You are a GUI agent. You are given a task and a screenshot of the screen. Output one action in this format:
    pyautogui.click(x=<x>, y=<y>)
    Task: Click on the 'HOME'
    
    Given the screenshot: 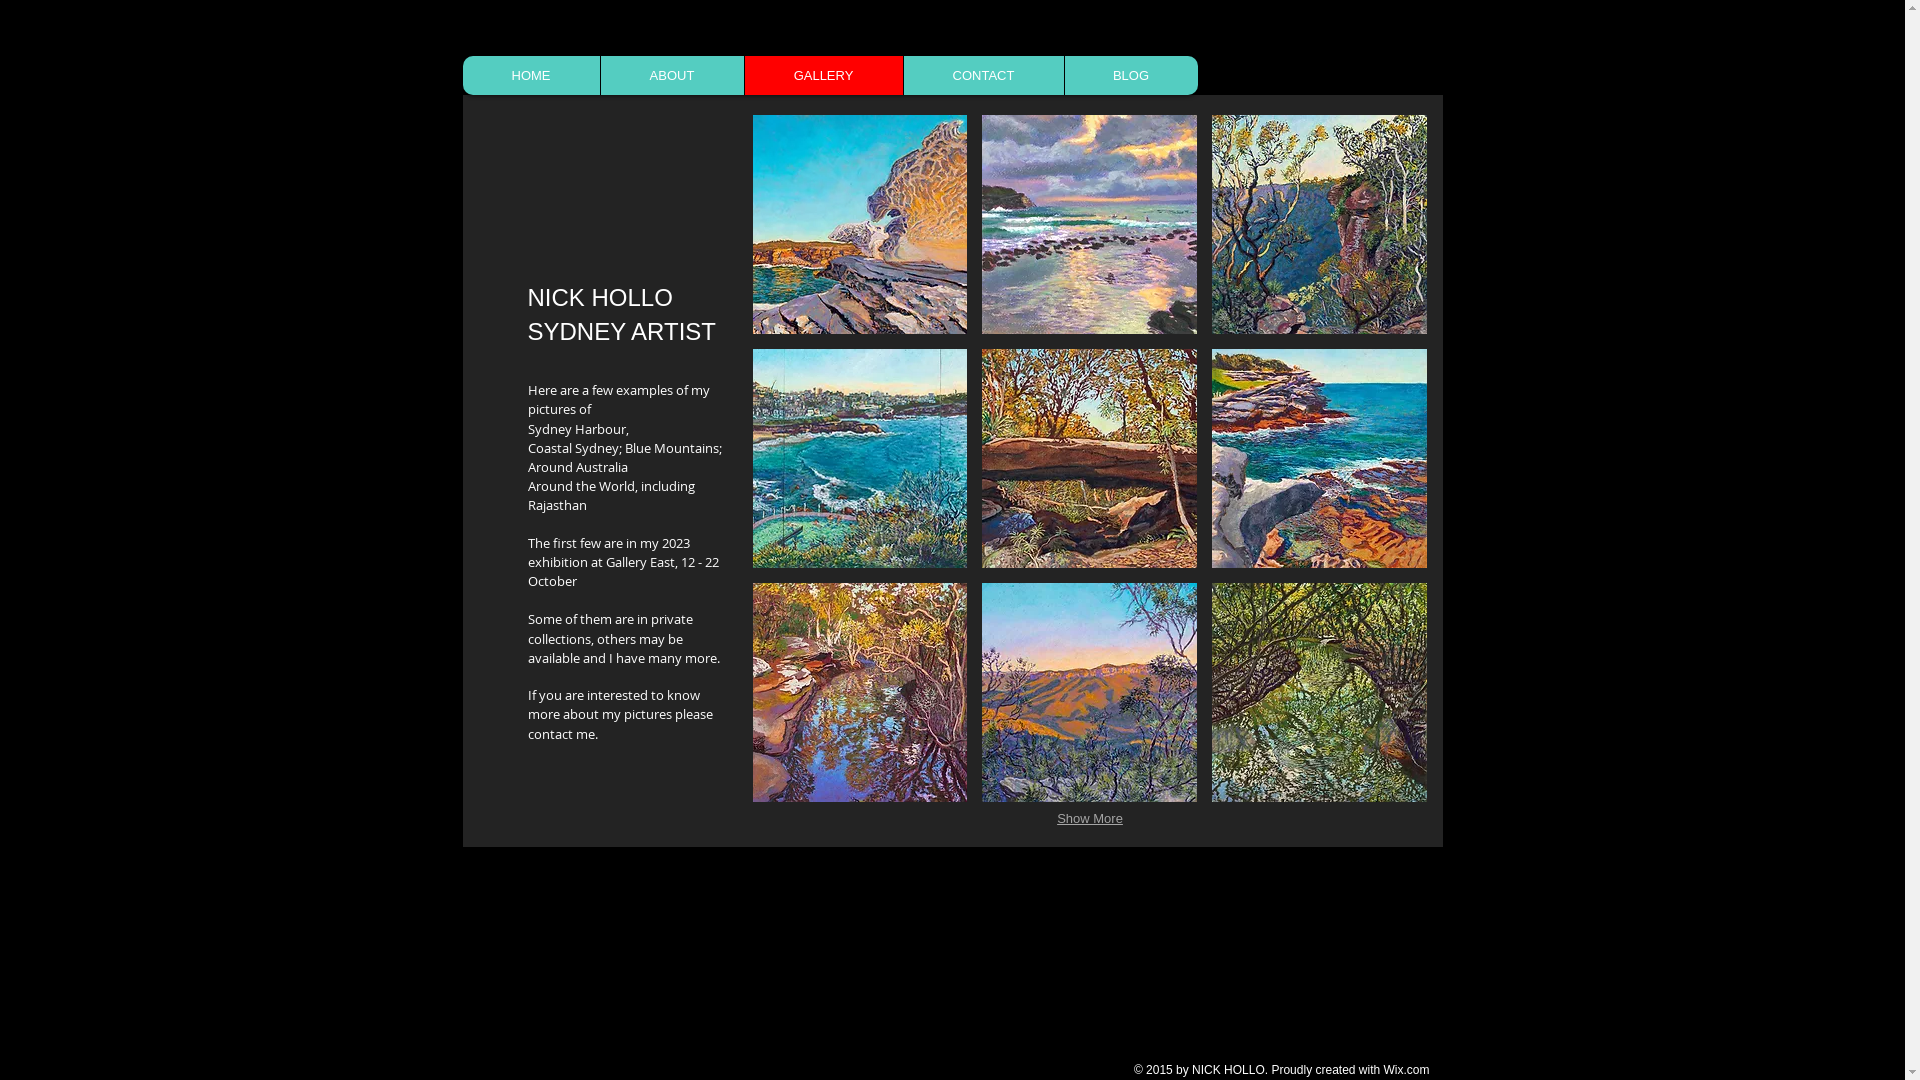 What is the action you would take?
    pyautogui.click(x=530, y=74)
    